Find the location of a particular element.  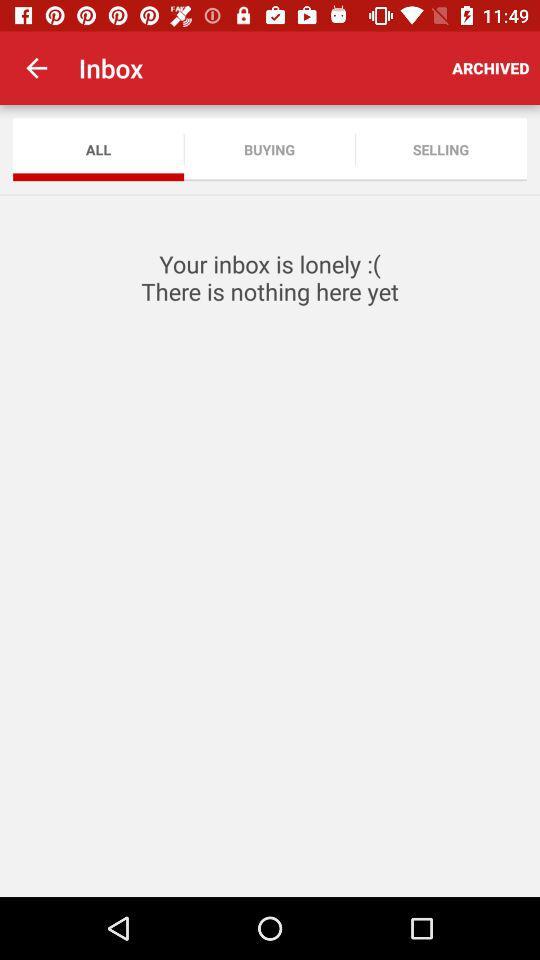

the item to the left of selling item is located at coordinates (269, 148).